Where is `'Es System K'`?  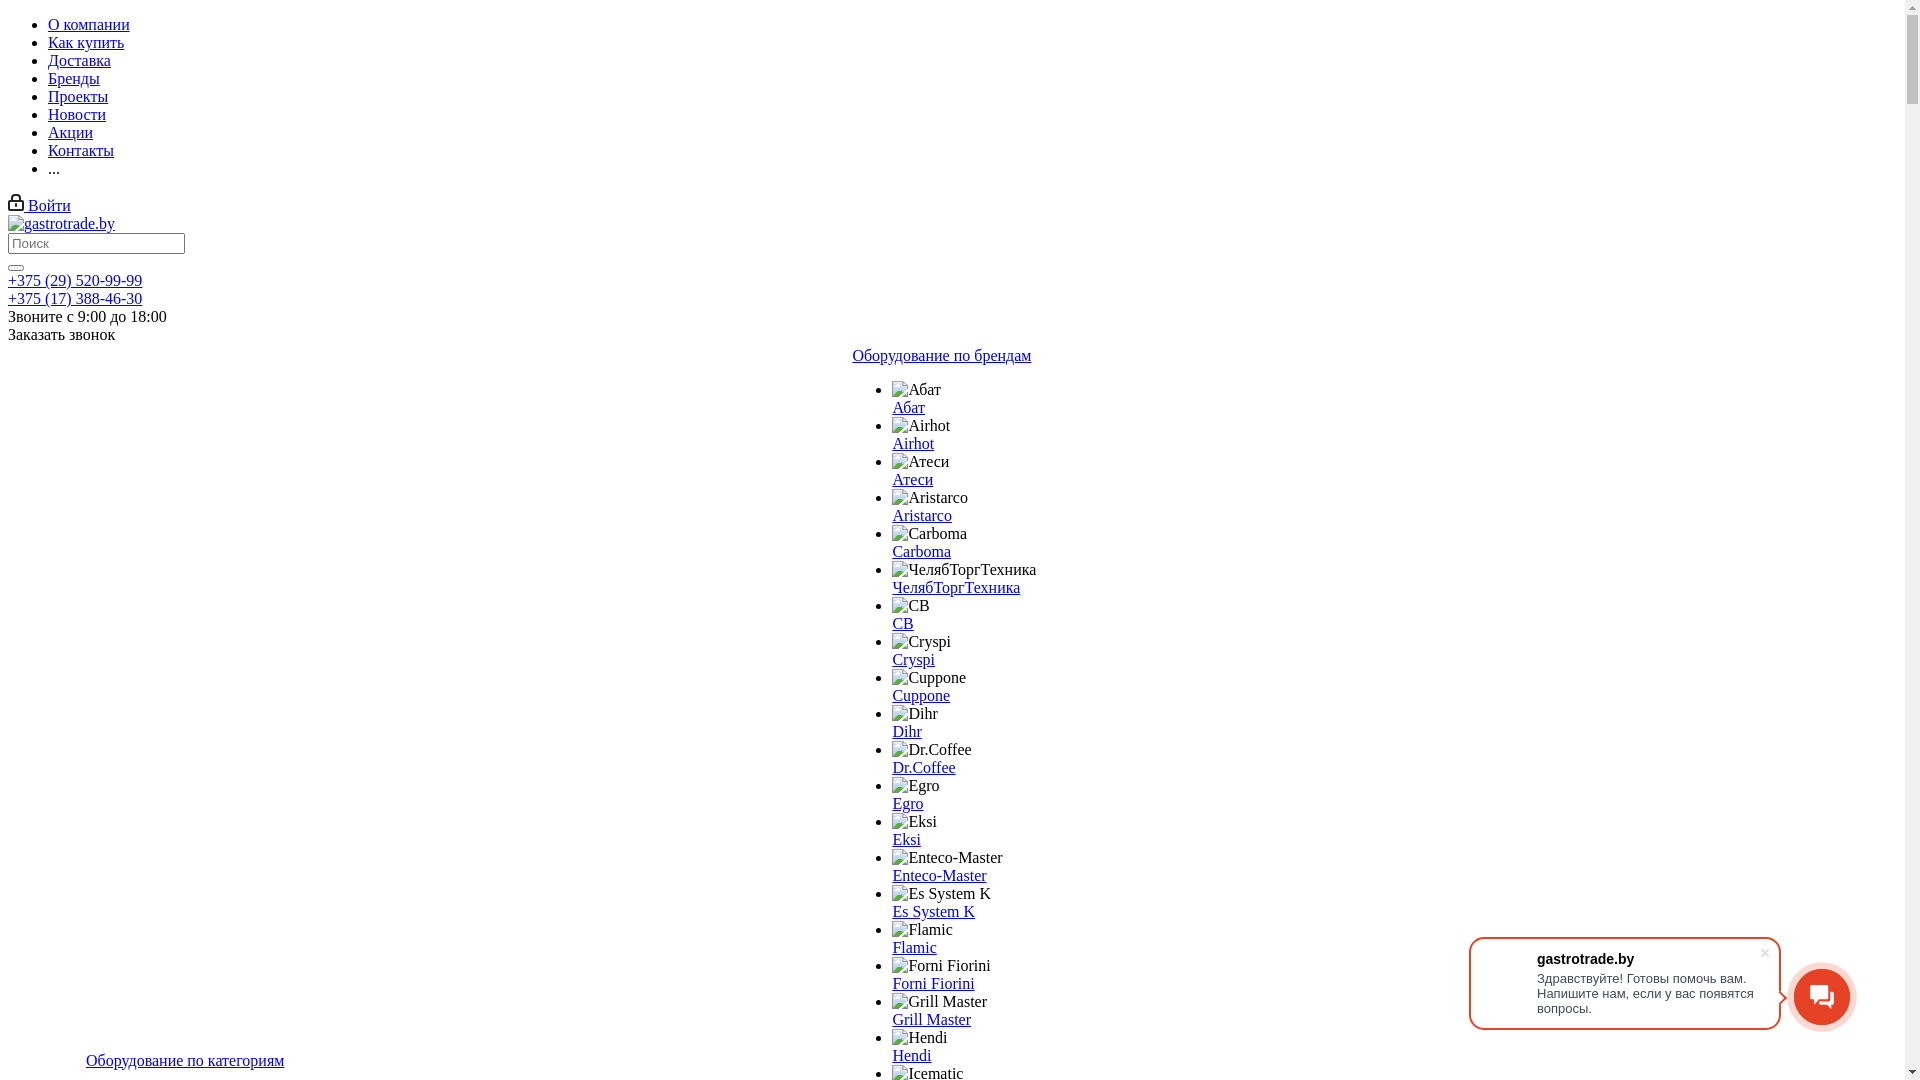 'Es System K' is located at coordinates (932, 911).